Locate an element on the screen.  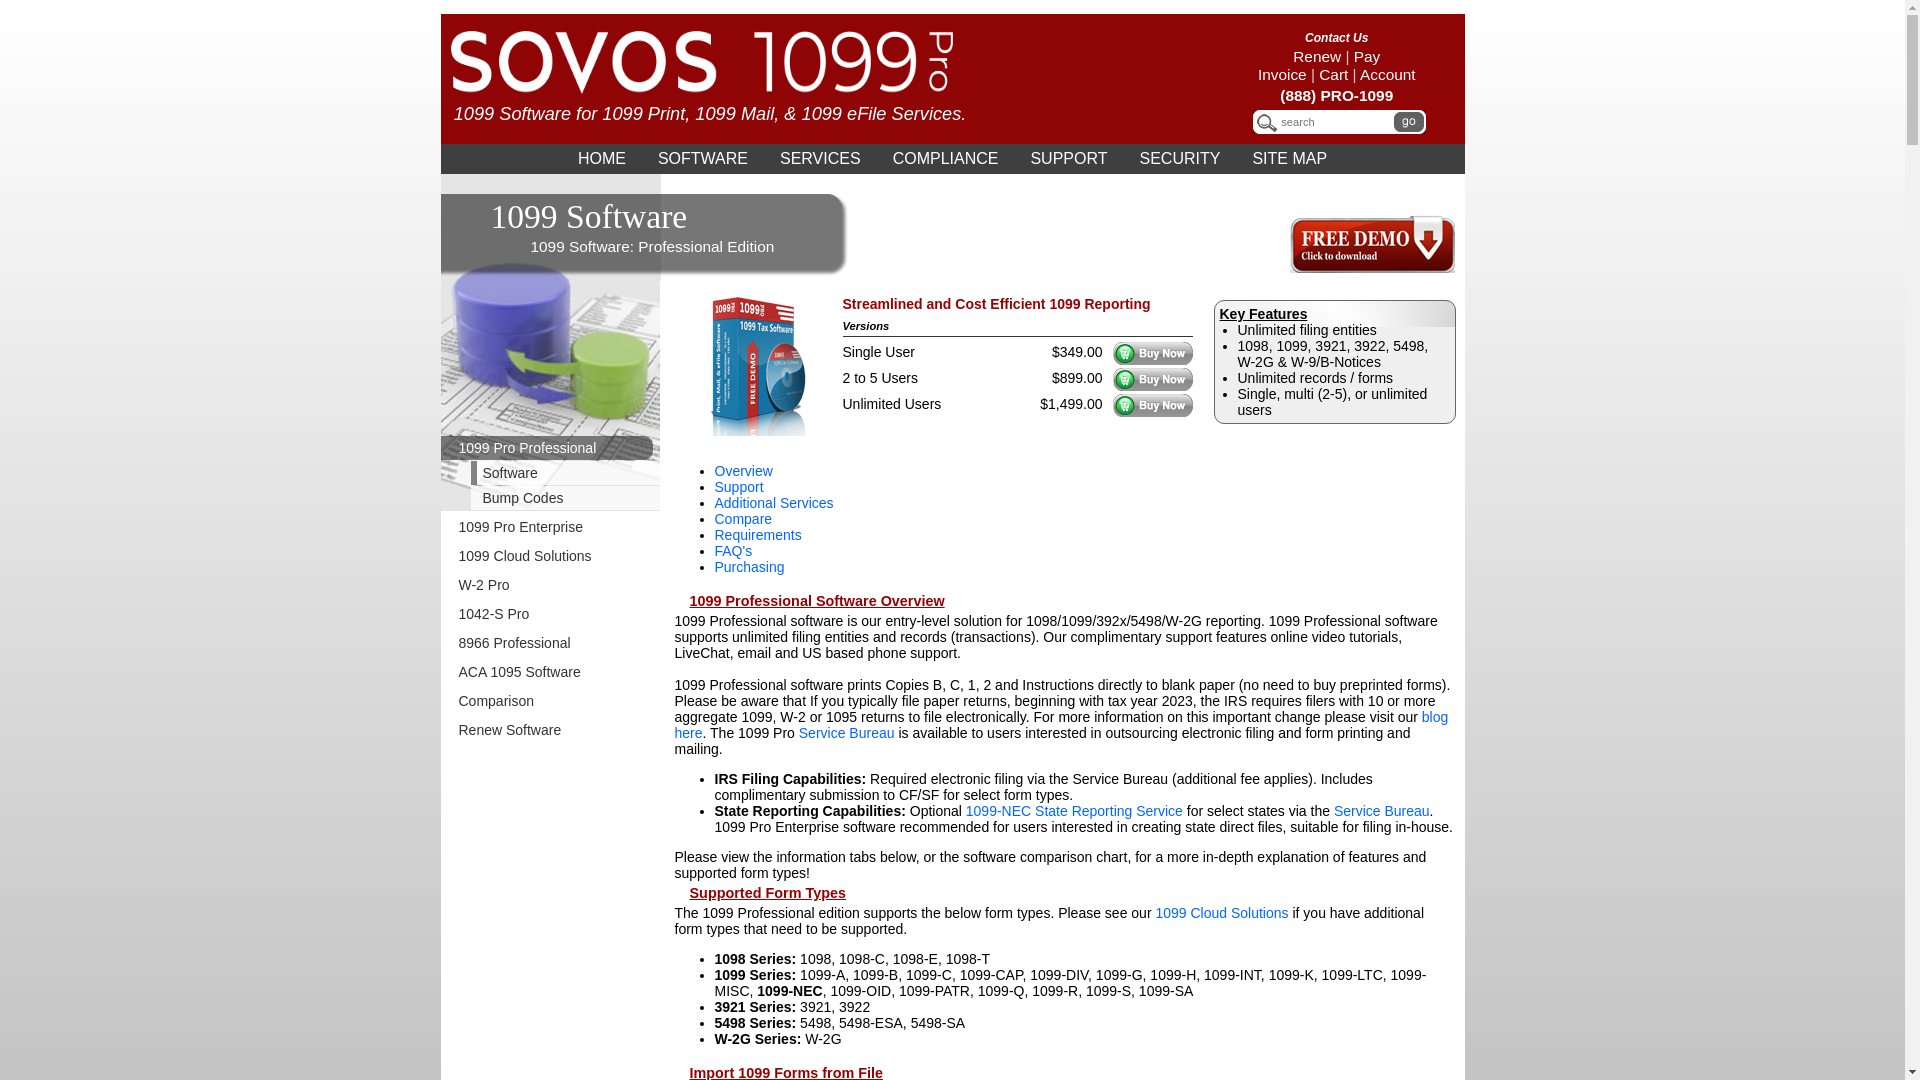
'ACA 1095 Software' is located at coordinates (439, 671).